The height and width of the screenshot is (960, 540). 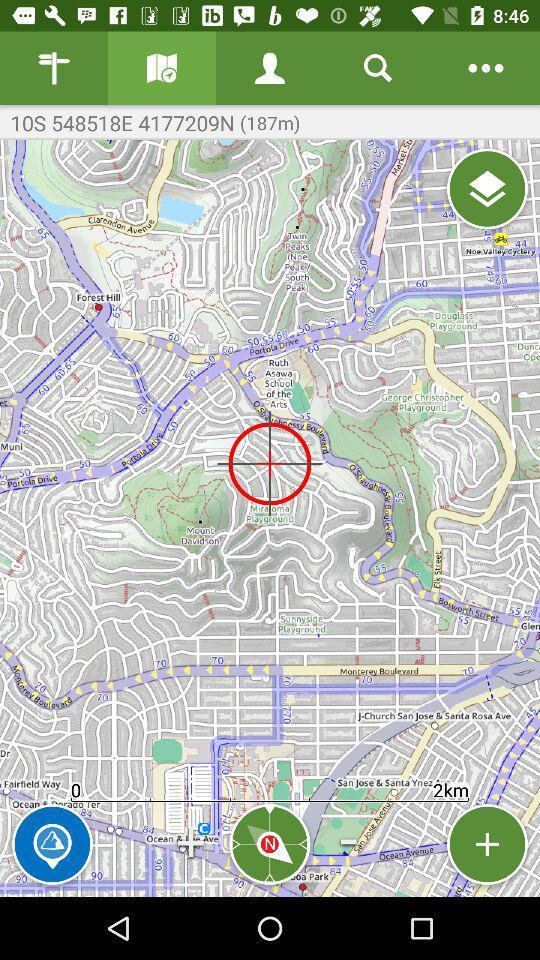 I want to click on adjust the size, so click(x=486, y=843).